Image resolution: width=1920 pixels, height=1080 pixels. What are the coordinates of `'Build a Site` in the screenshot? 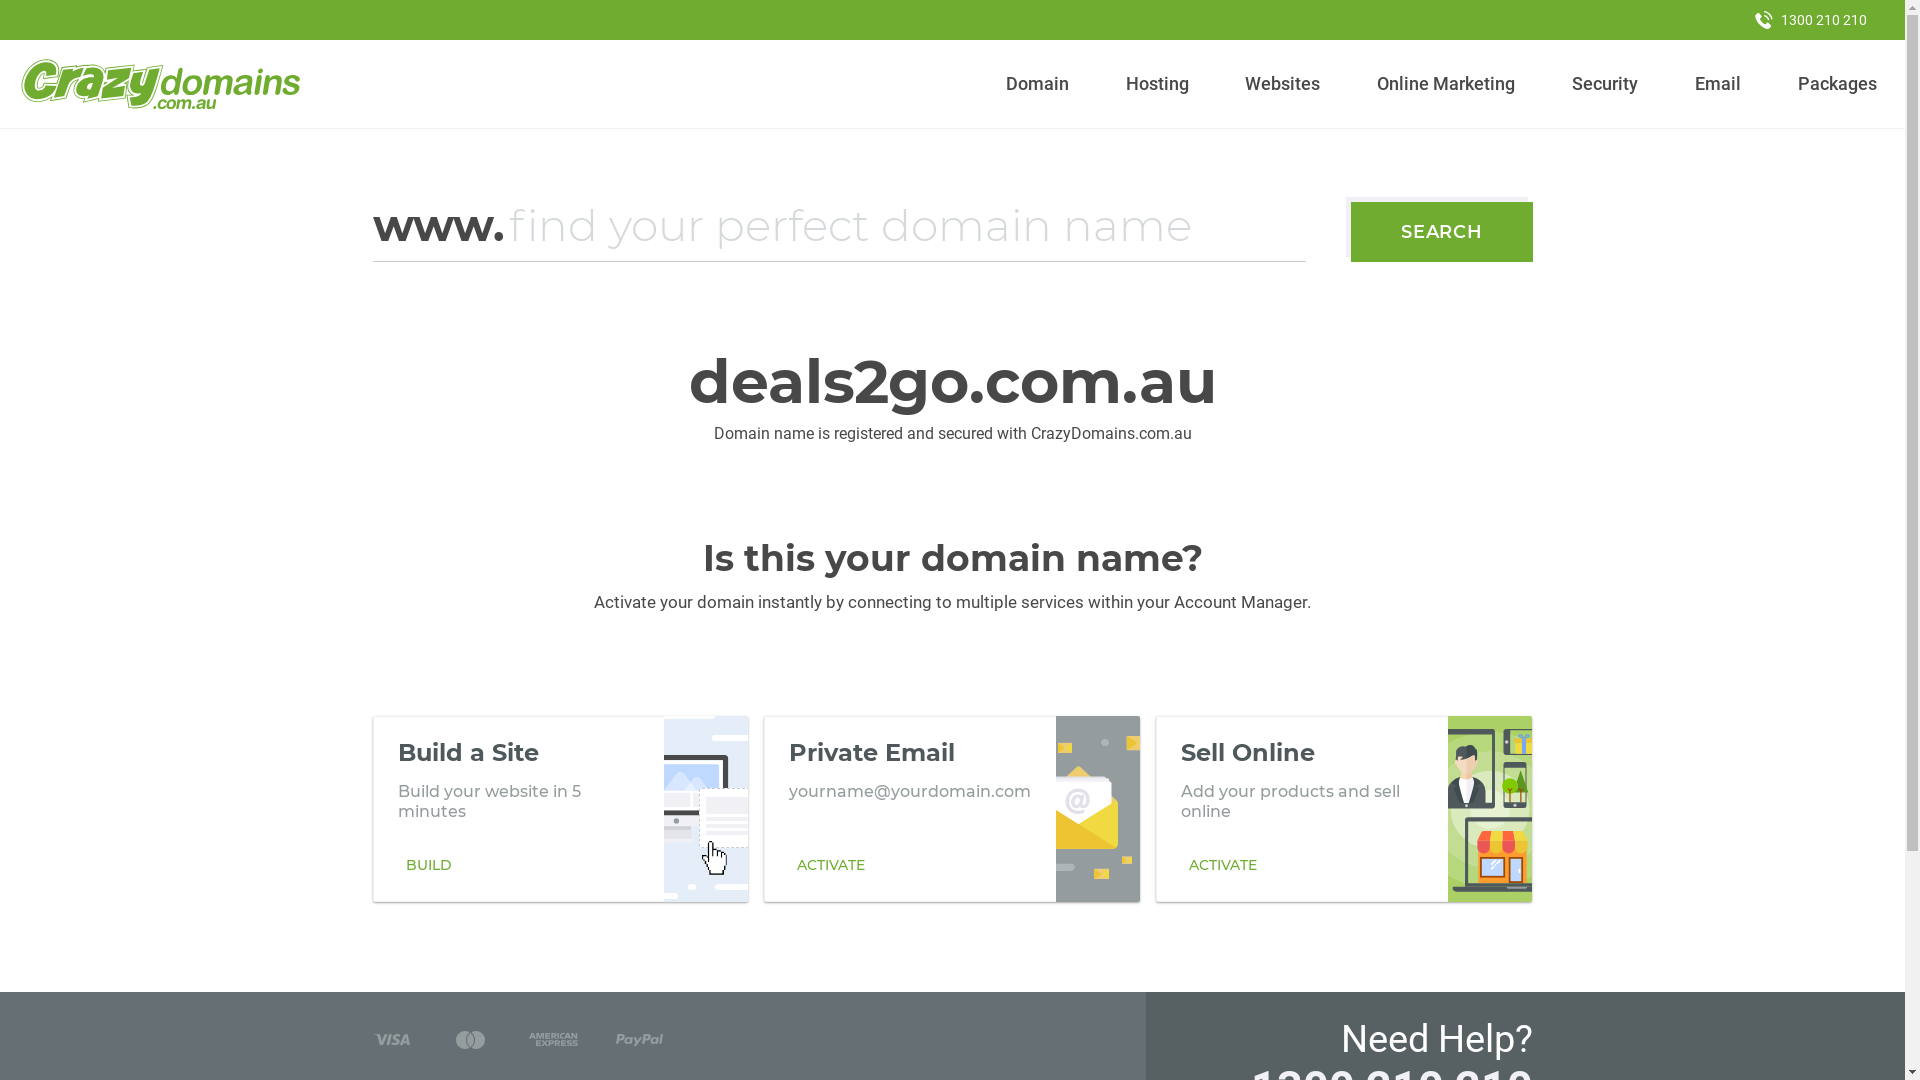 It's located at (560, 808).